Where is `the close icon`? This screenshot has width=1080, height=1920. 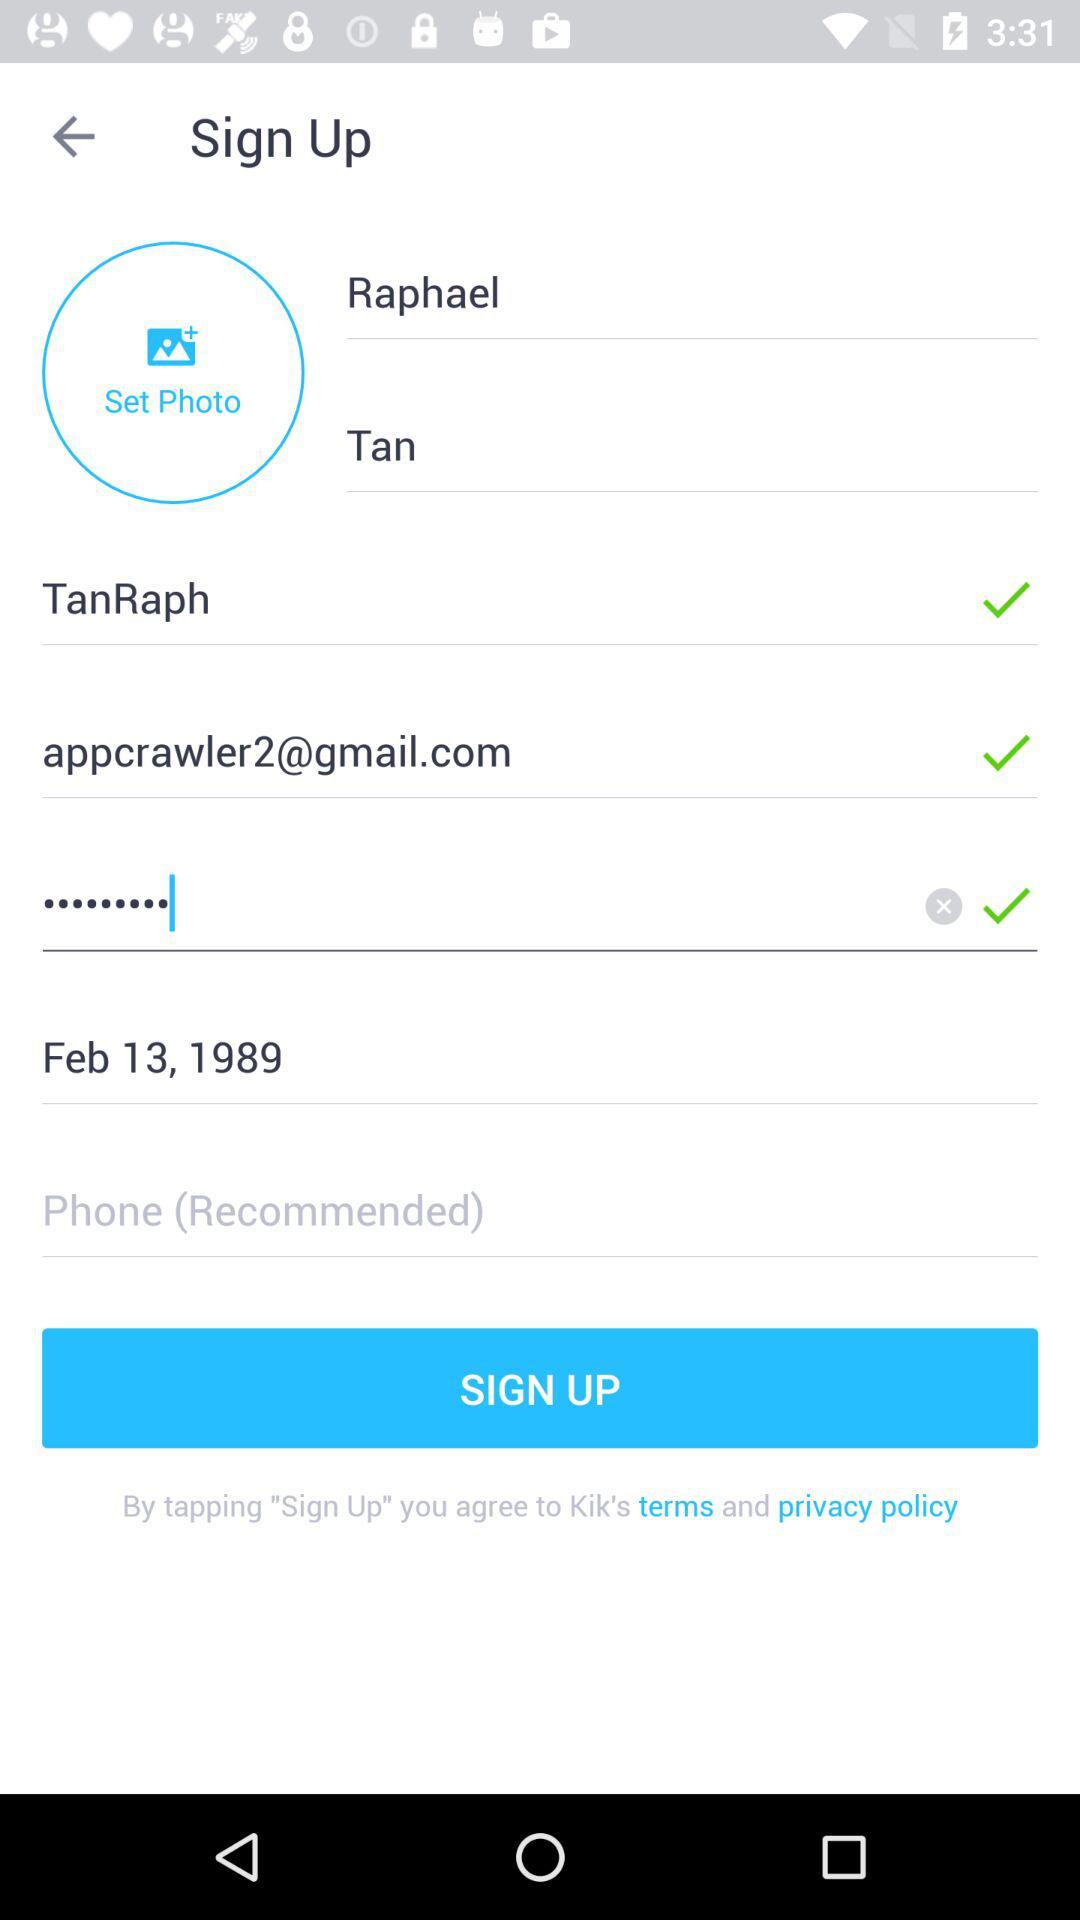
the close icon is located at coordinates (943, 905).